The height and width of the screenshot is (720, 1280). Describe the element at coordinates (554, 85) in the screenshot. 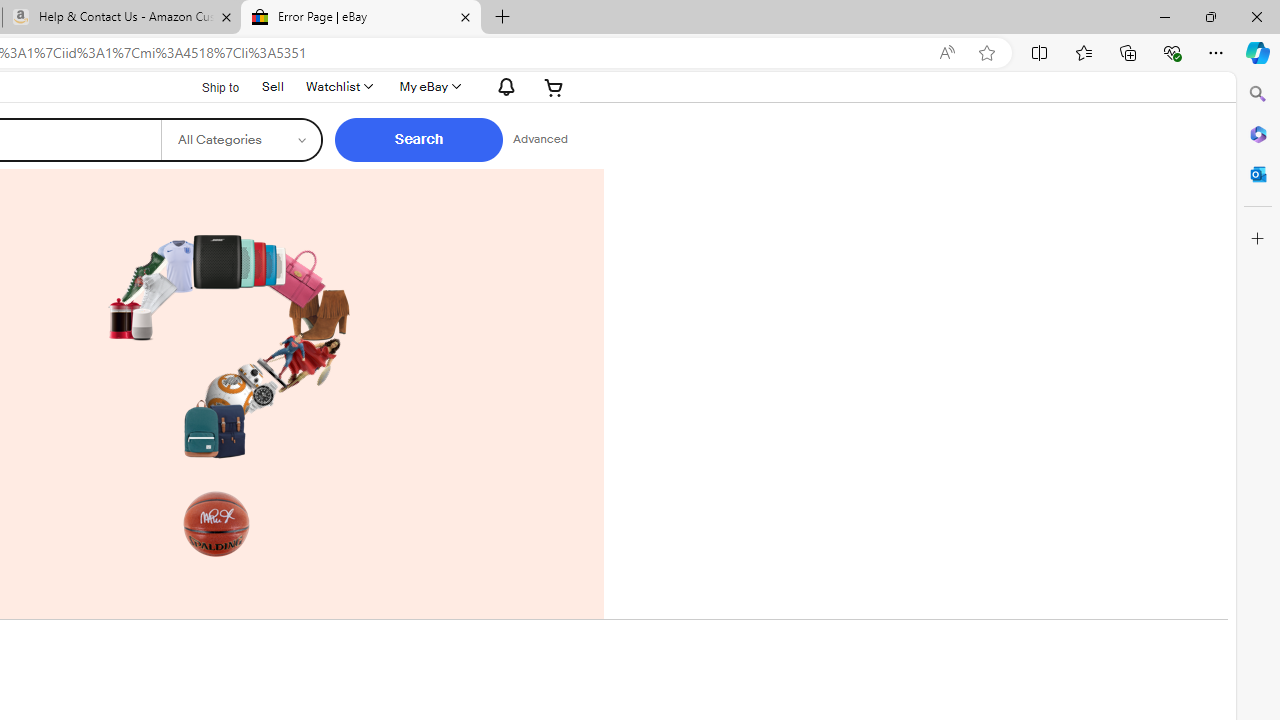

I see `'Your shopping cart'` at that location.